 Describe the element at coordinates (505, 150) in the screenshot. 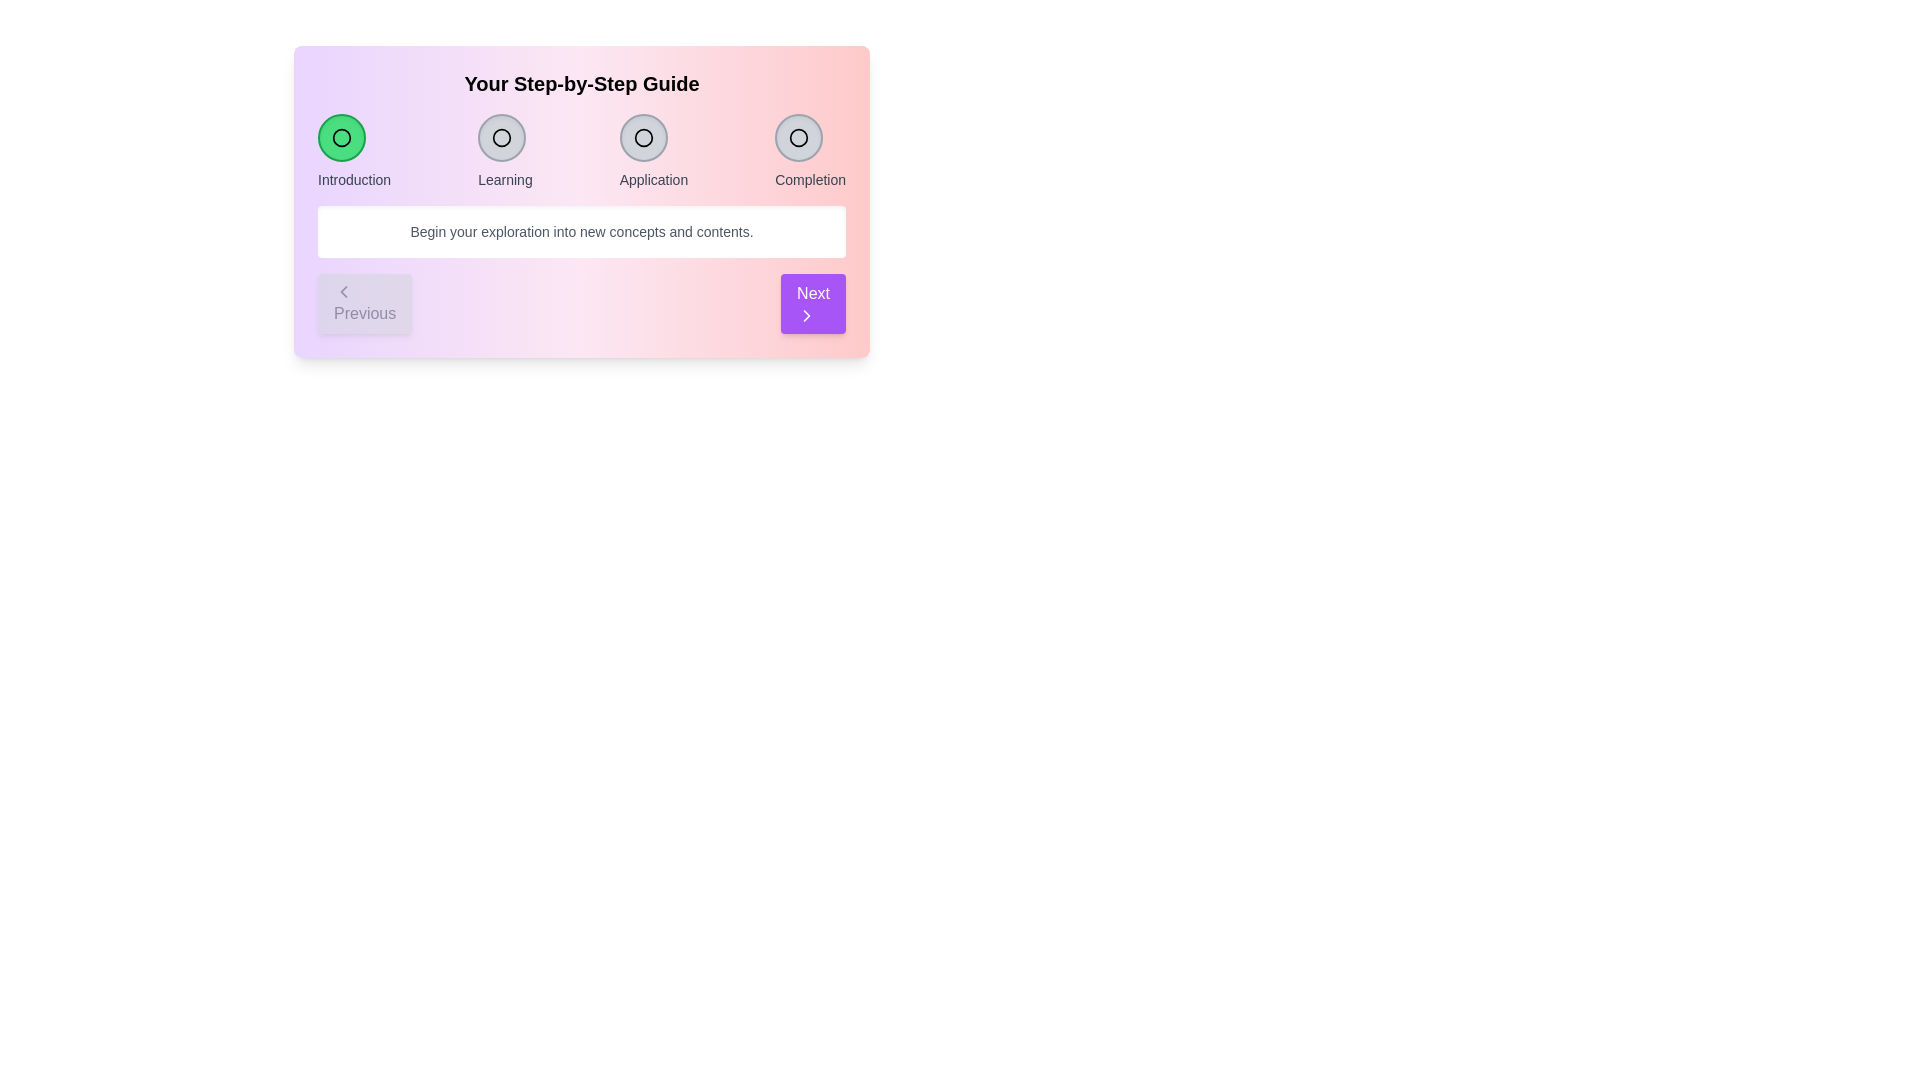

I see `the 'Learning' label and icon element, which features a gray background circular icon with a double-bordered black circle and the text 'Learning' below it` at that location.